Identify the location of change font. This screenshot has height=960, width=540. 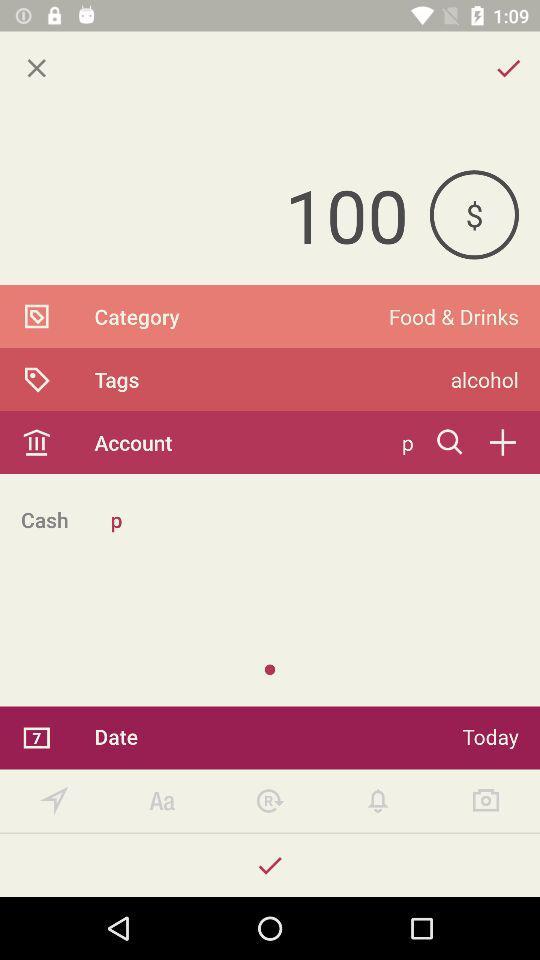
(161, 801).